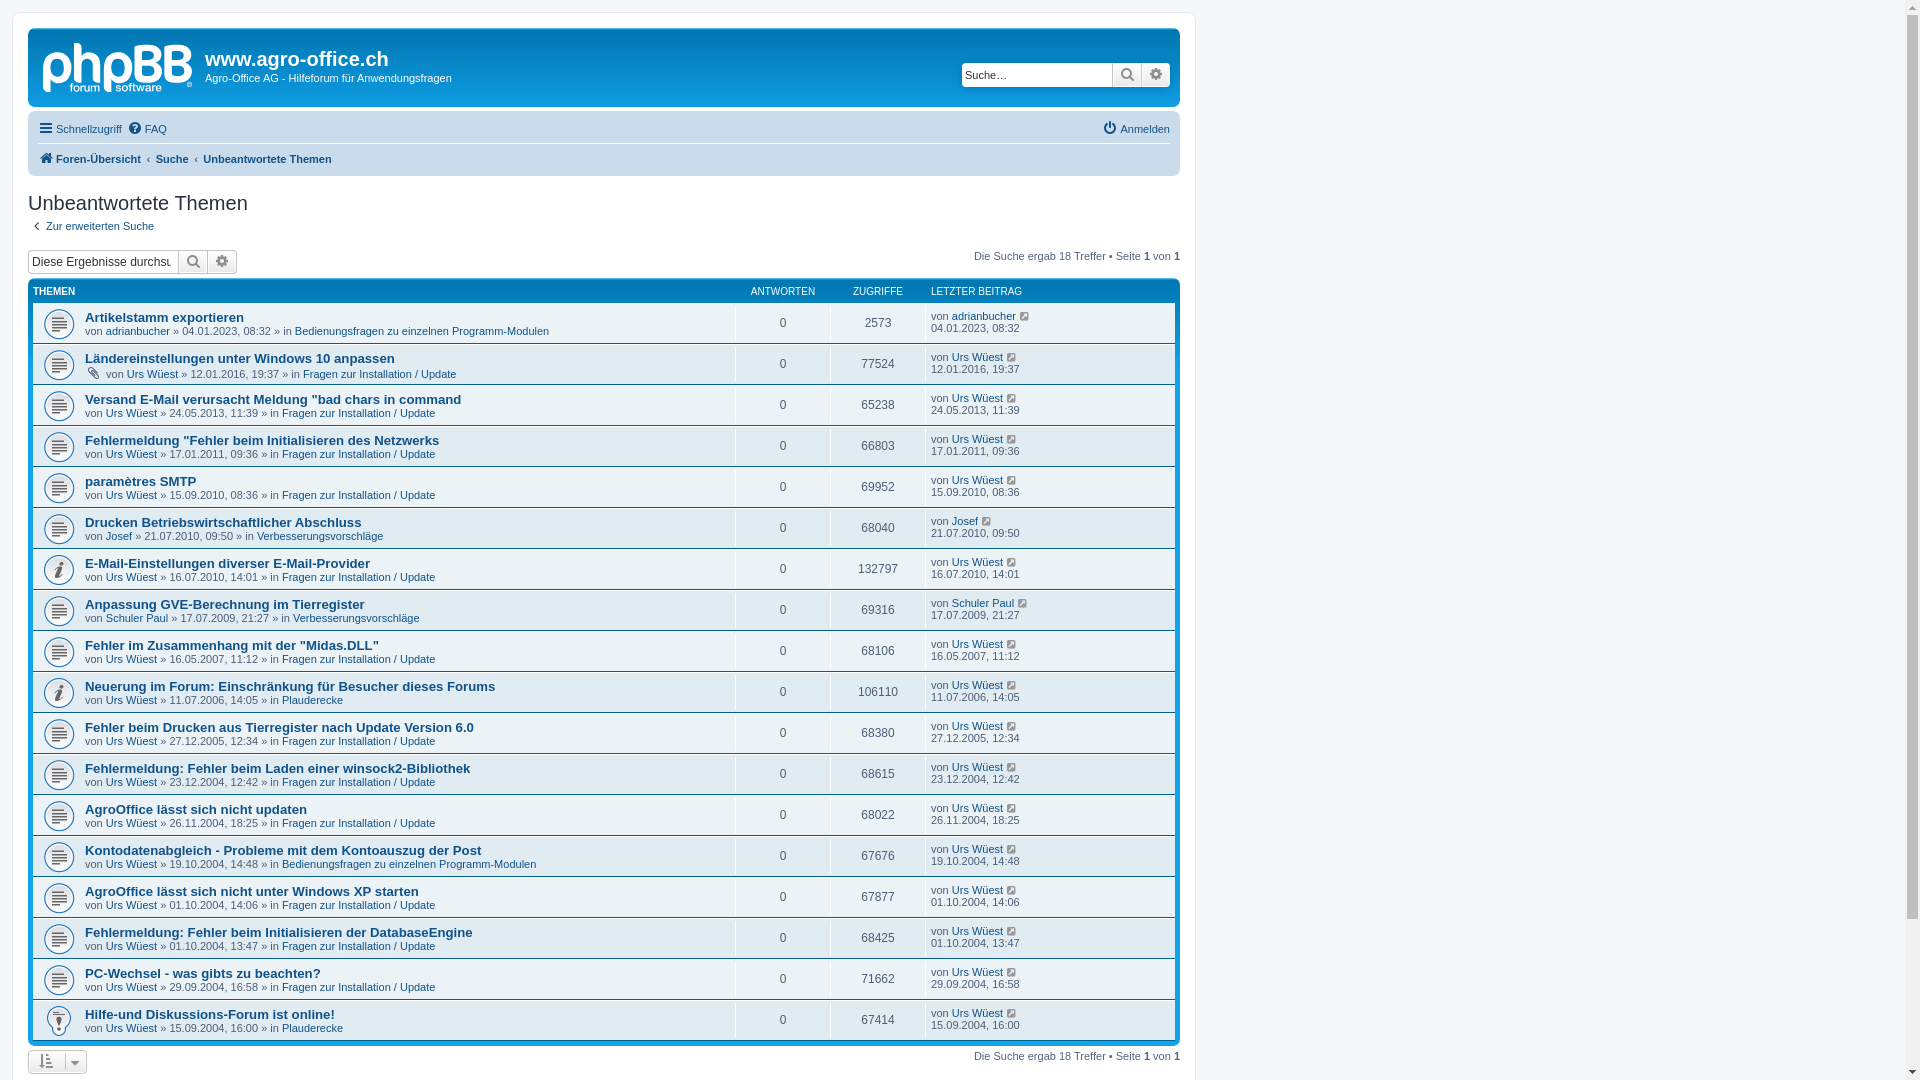  What do you see at coordinates (311, 698) in the screenshot?
I see `'Plauderecke'` at bounding box center [311, 698].